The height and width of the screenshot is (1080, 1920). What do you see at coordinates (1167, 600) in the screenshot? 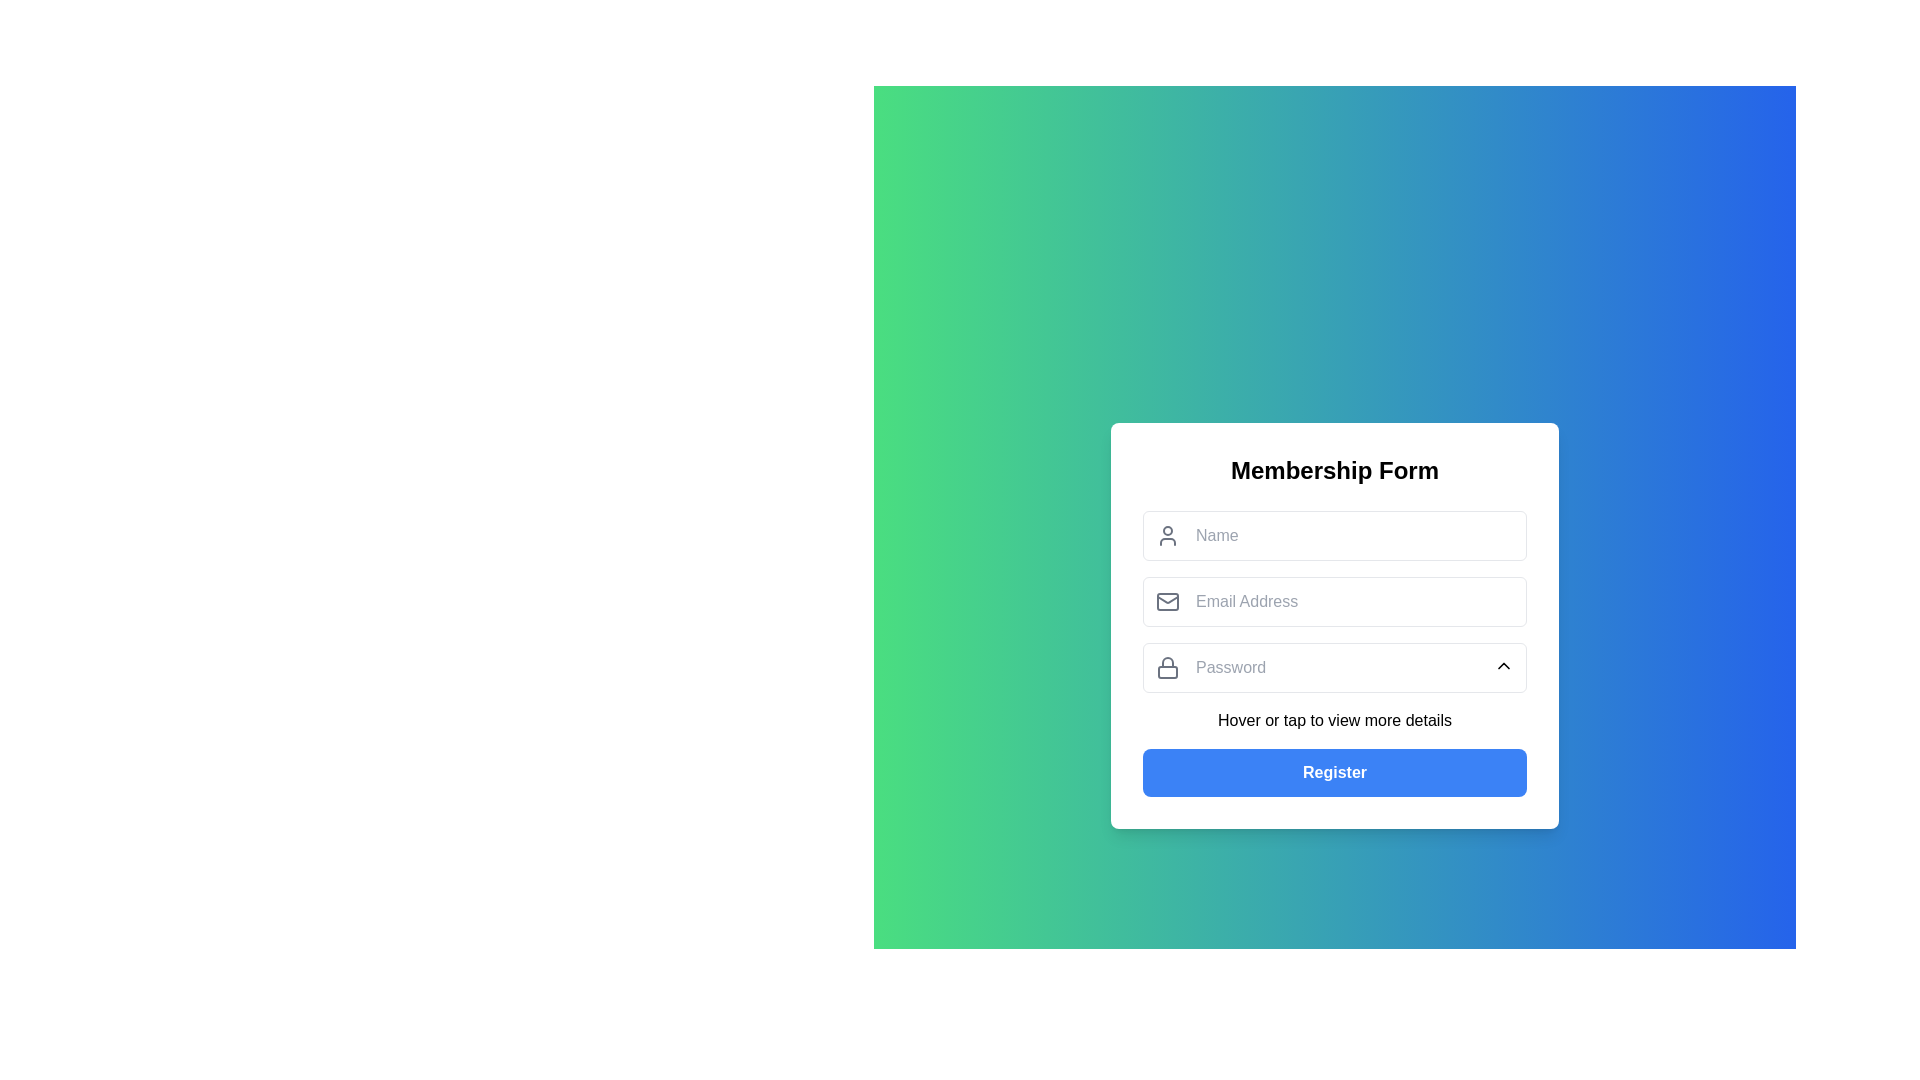
I see `the mail icon located inside the 'Email Address' input field, which is styled with a minimalistic design and outlined strokes, positioned in the middle-left region of the input field` at bounding box center [1167, 600].